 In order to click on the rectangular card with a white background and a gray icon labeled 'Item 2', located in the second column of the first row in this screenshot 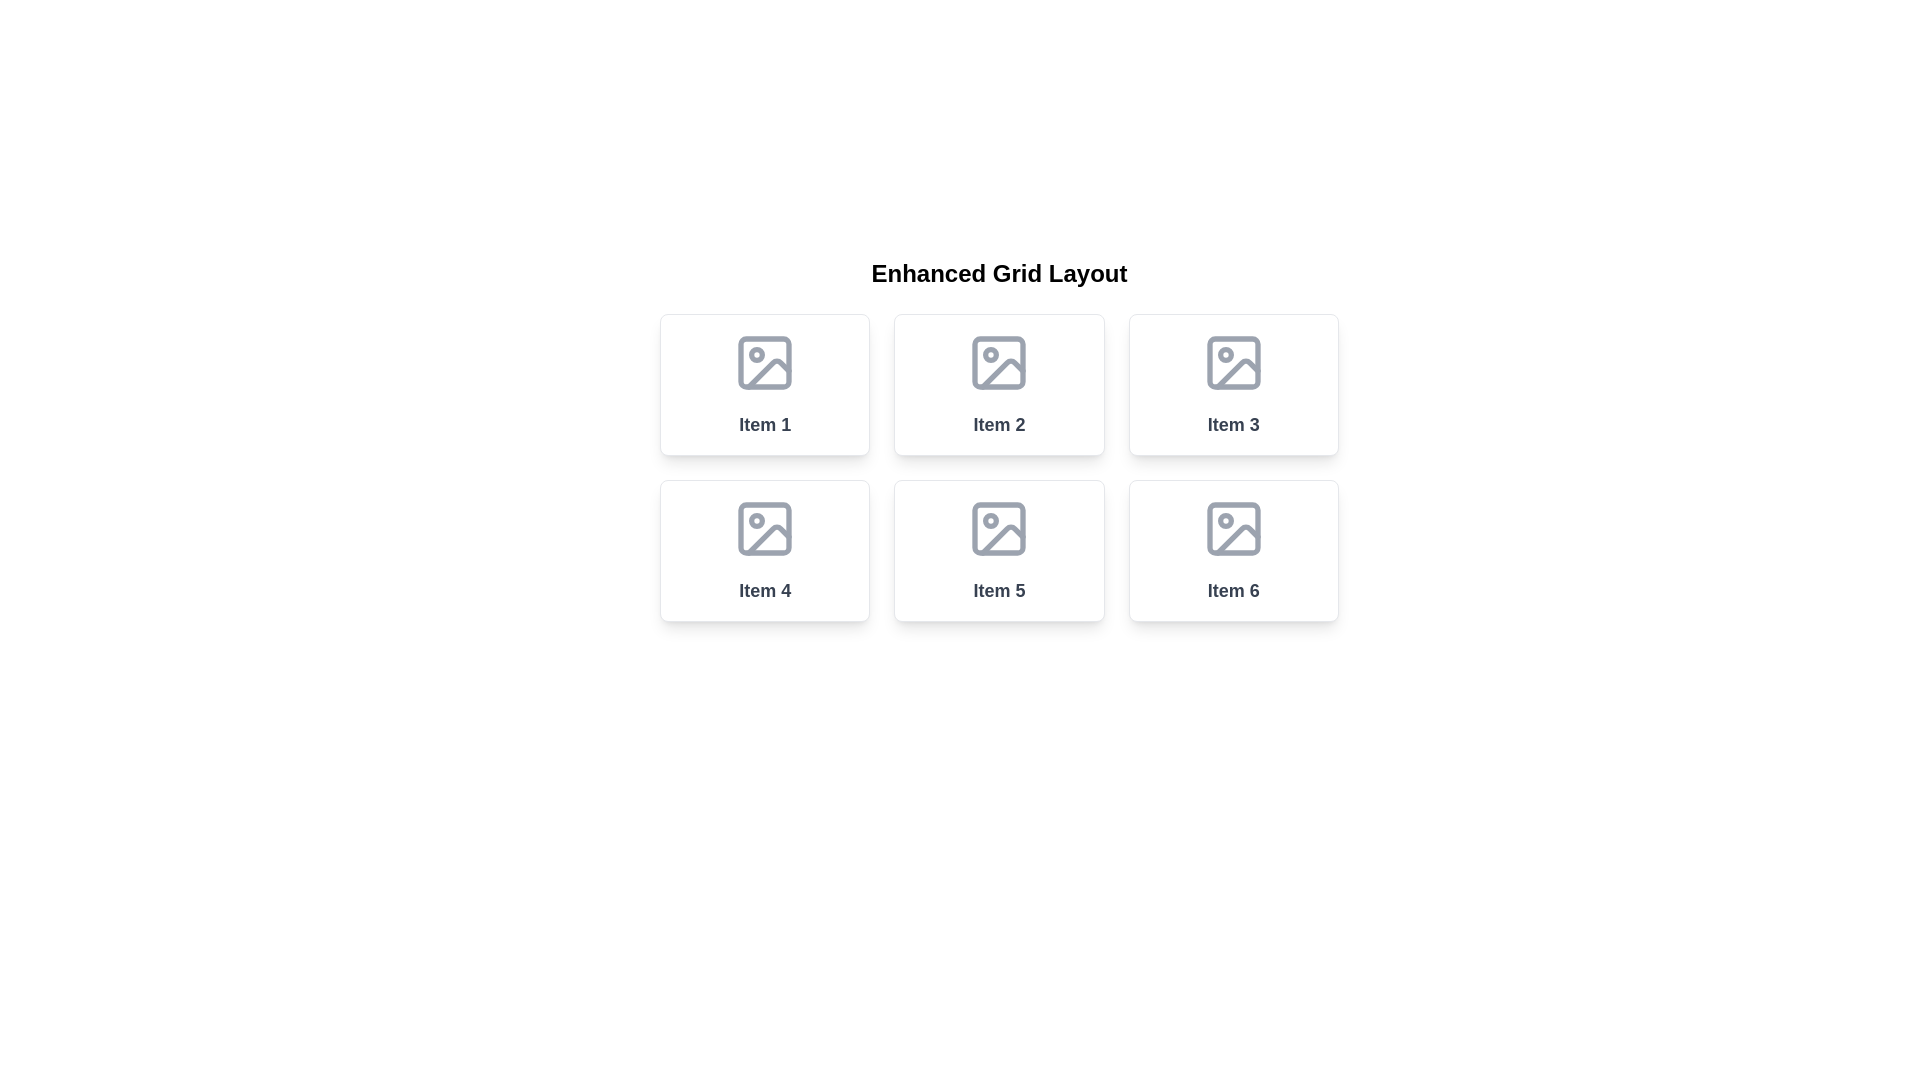, I will do `click(999, 385)`.